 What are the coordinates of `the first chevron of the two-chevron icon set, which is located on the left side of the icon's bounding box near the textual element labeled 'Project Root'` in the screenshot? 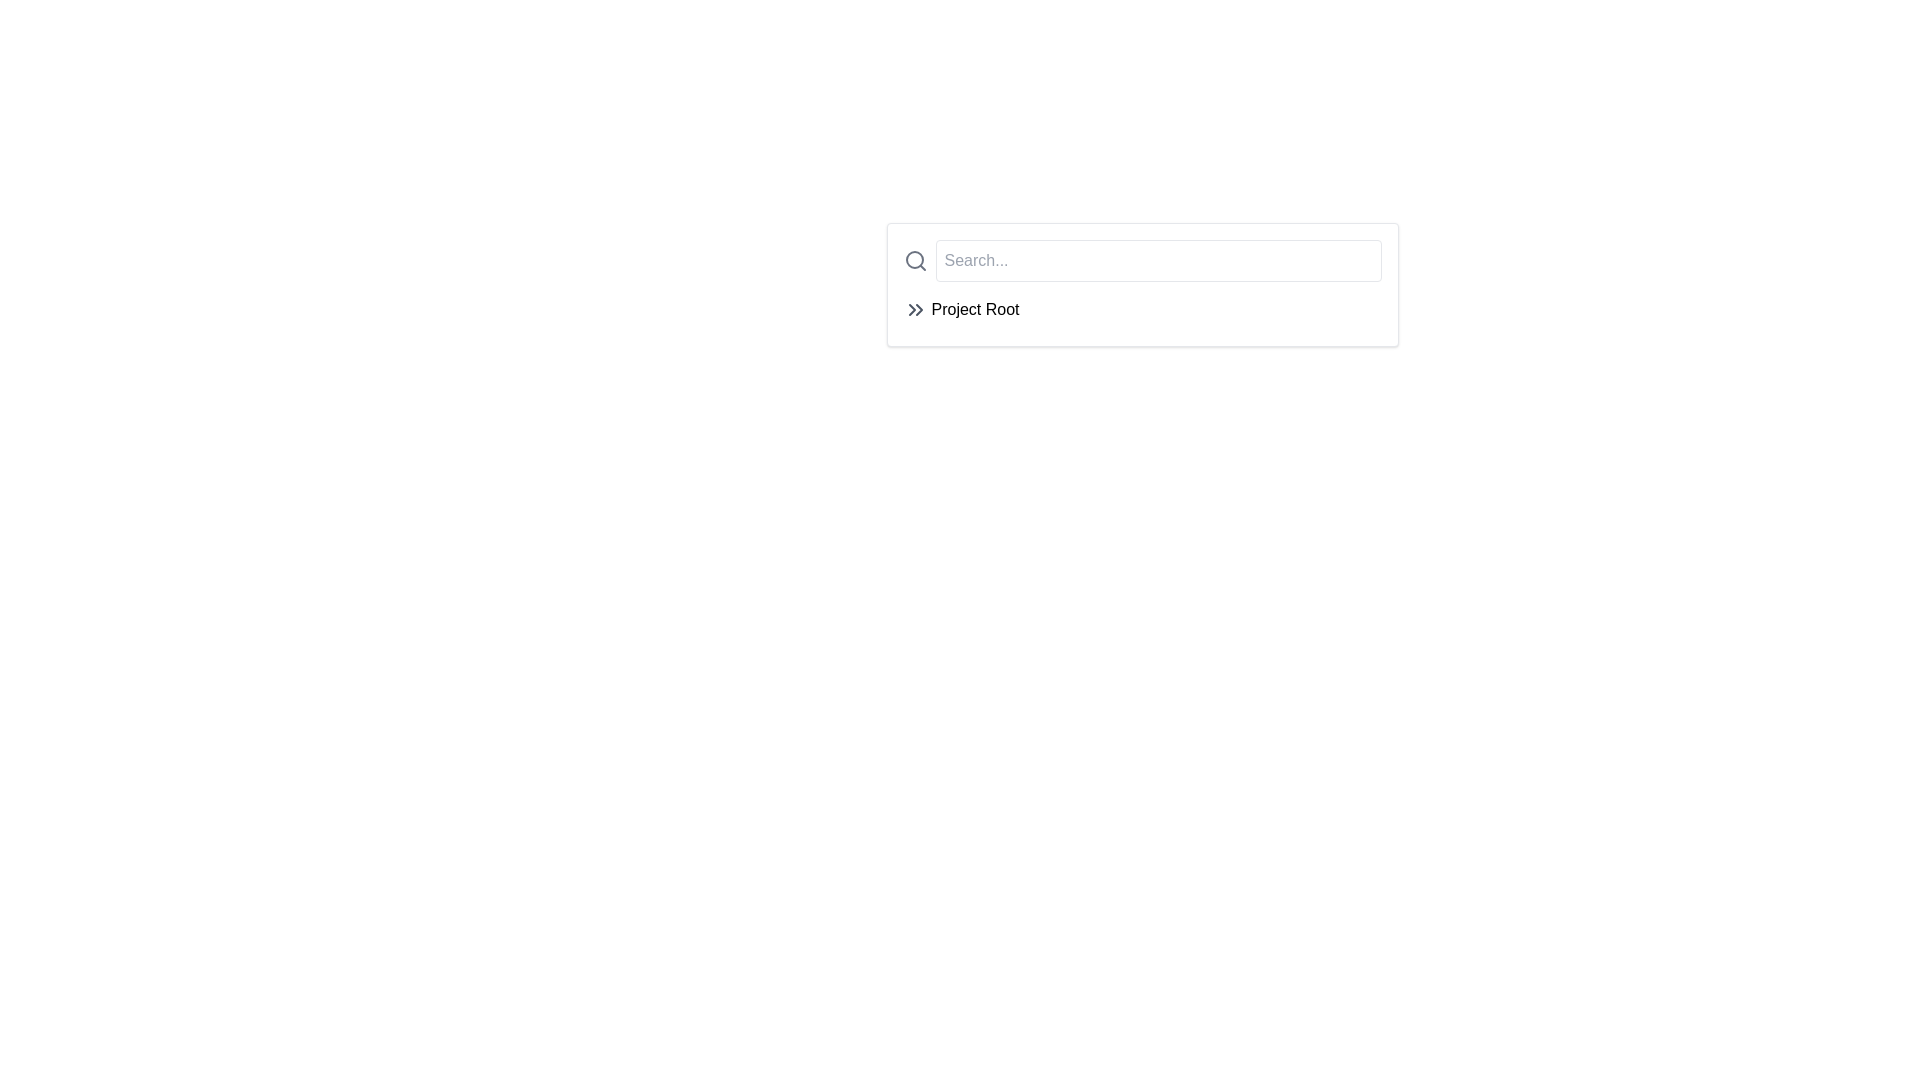 It's located at (911, 309).